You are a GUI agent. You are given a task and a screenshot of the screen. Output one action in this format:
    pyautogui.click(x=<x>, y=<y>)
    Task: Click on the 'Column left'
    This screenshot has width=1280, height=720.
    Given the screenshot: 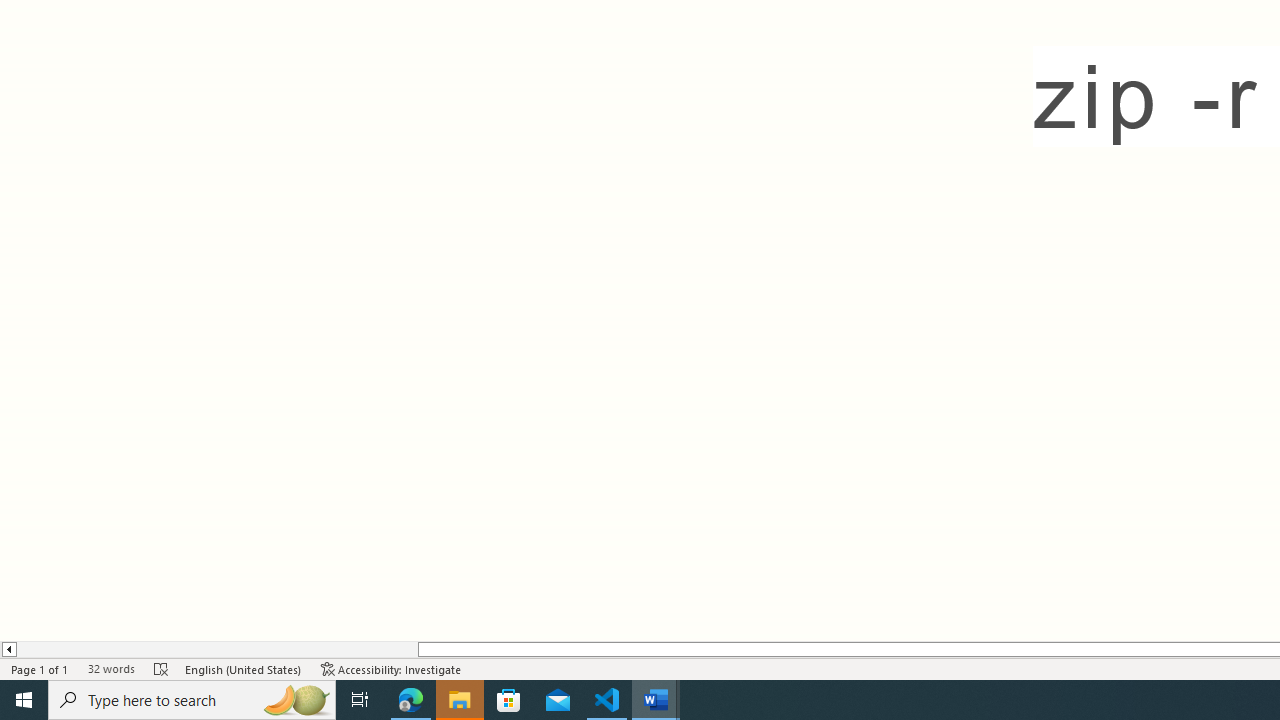 What is the action you would take?
    pyautogui.click(x=8, y=649)
    